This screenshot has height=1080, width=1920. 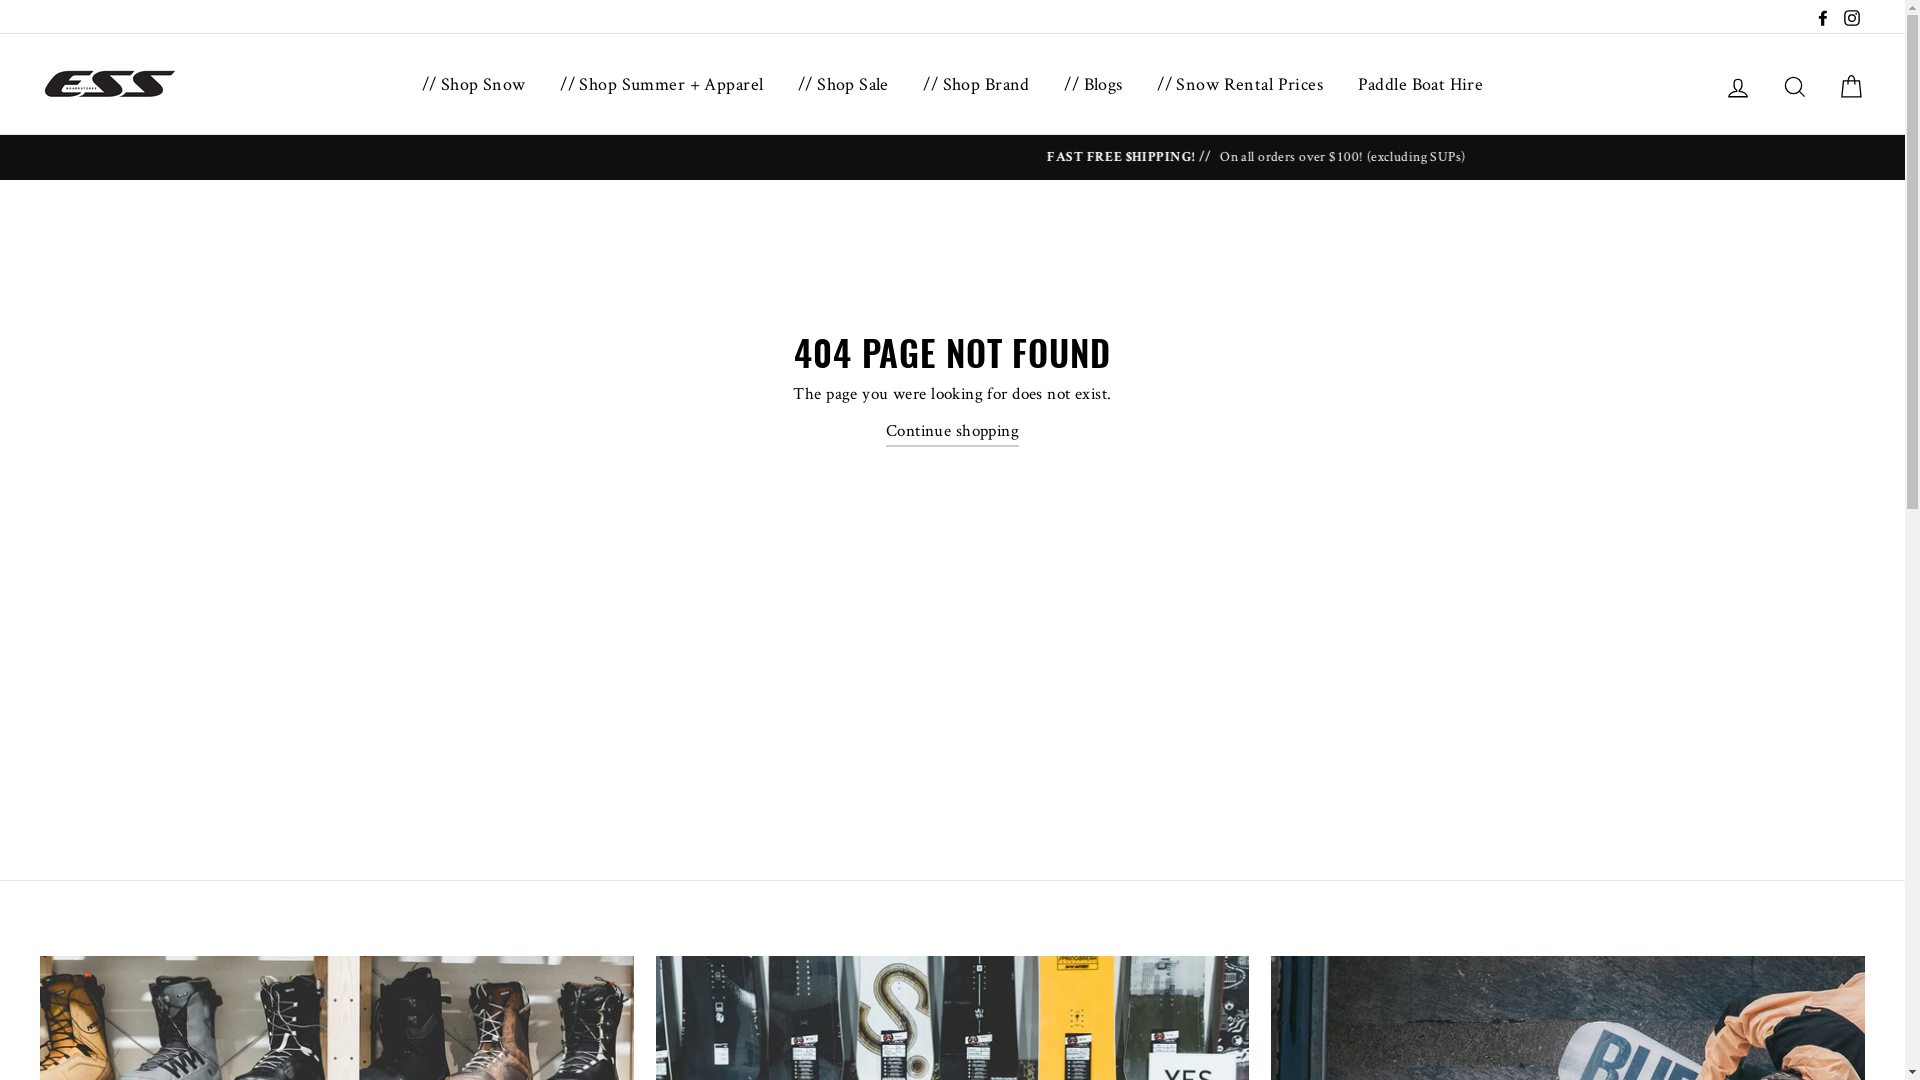 I want to click on 'Paddle Boat Hire', so click(x=1419, y=83).